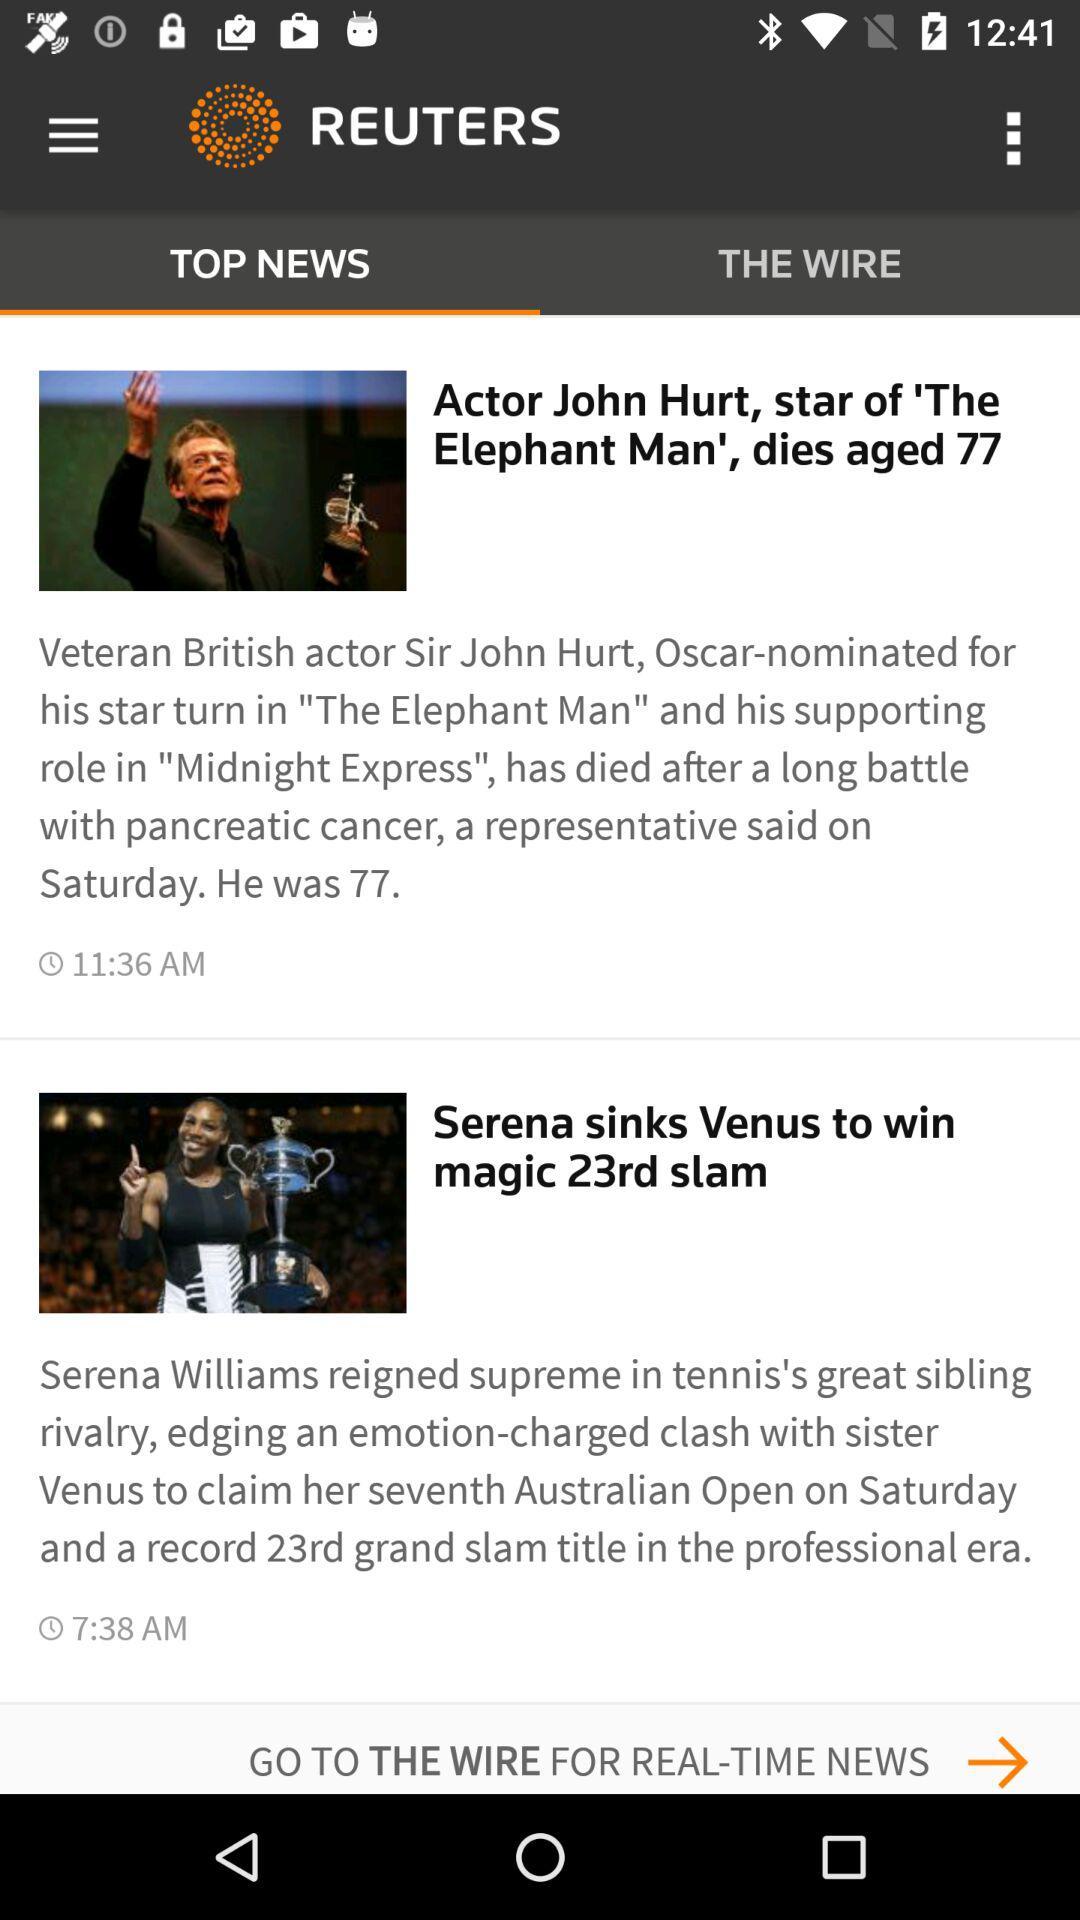 The height and width of the screenshot is (1920, 1080). I want to click on the more option button to the right side of reuters, so click(1017, 136).